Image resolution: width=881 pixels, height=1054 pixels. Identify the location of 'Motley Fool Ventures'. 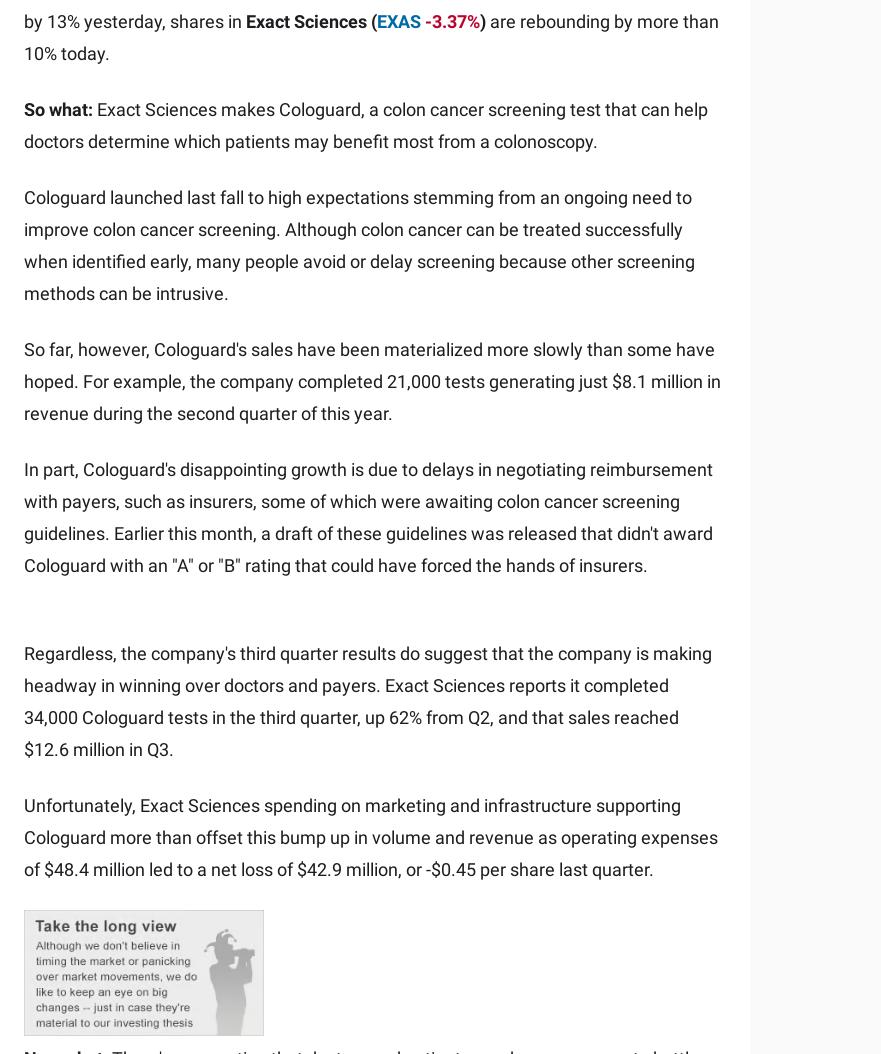
(670, 643).